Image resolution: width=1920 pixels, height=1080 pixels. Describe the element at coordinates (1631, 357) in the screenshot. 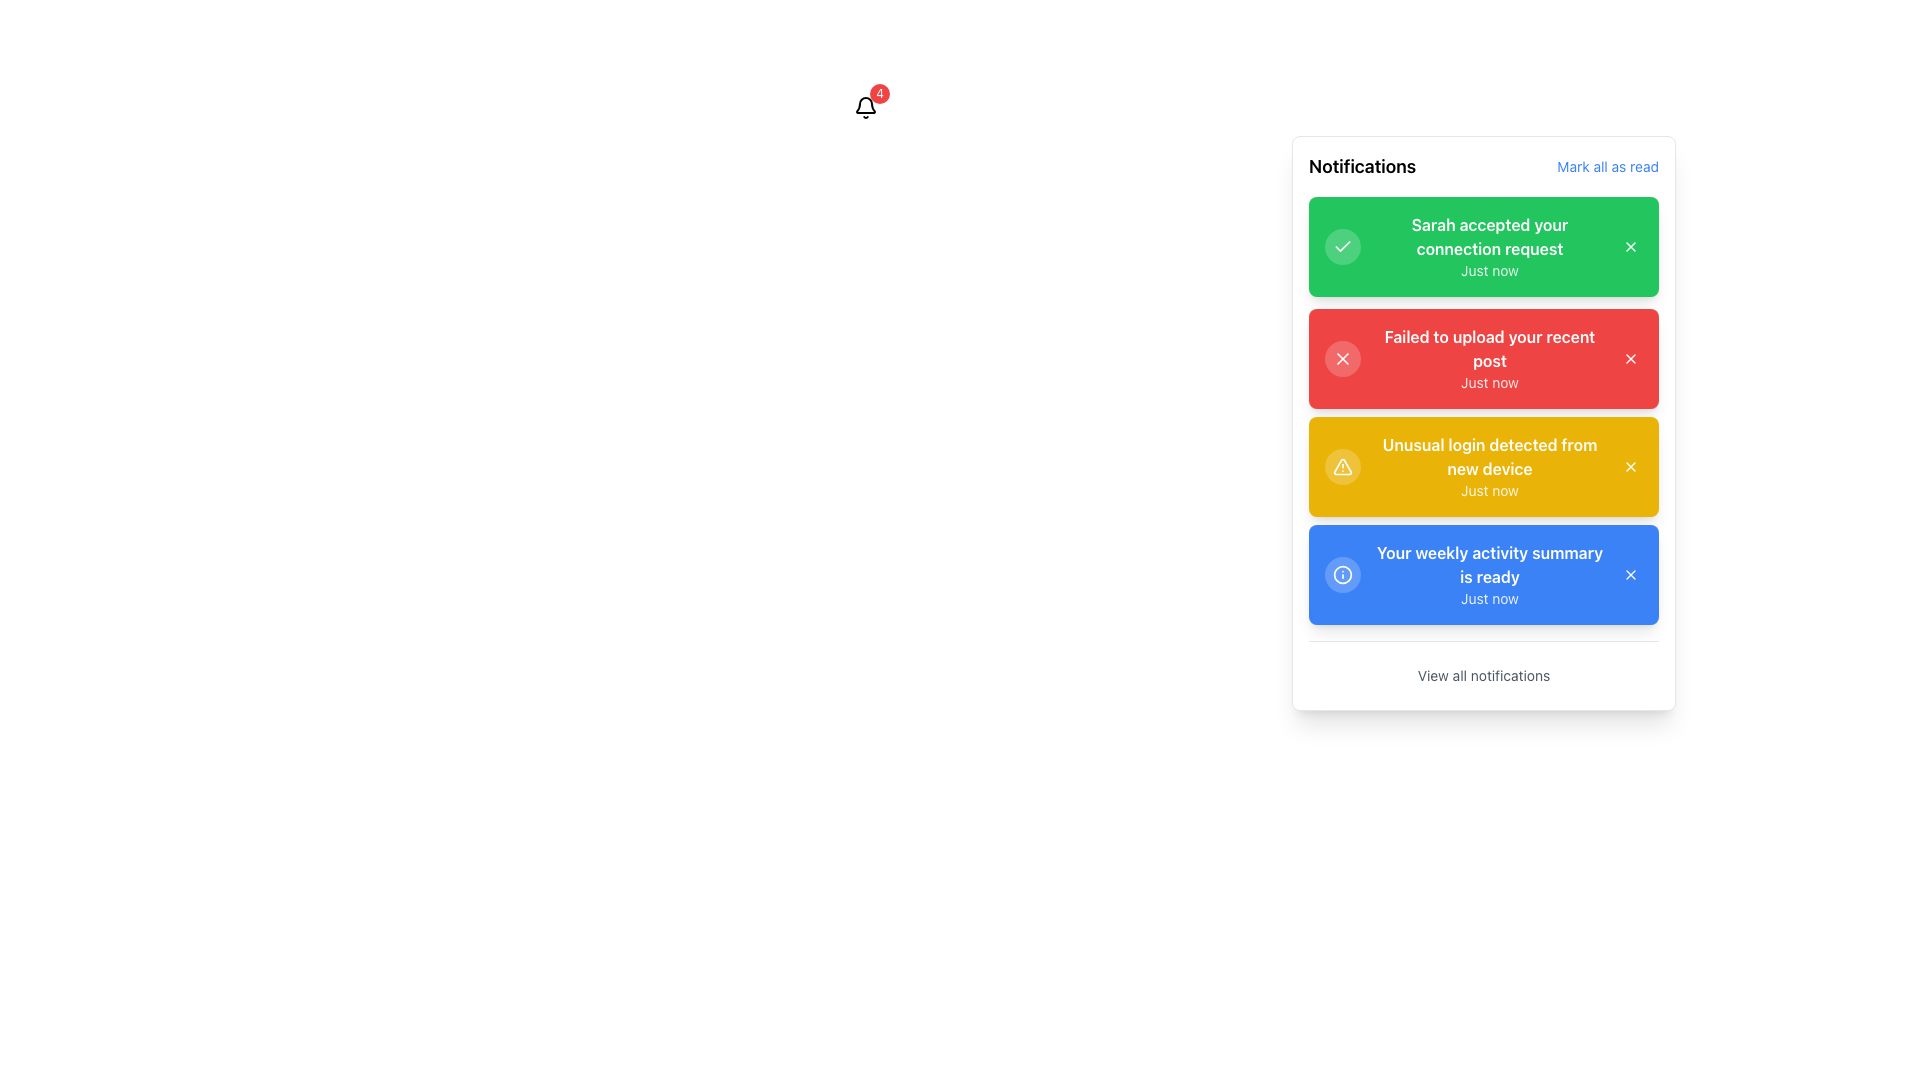

I see `the icon button located at the upper-right corner of the red notification card that states 'Failed to upload your recent post'` at that location.